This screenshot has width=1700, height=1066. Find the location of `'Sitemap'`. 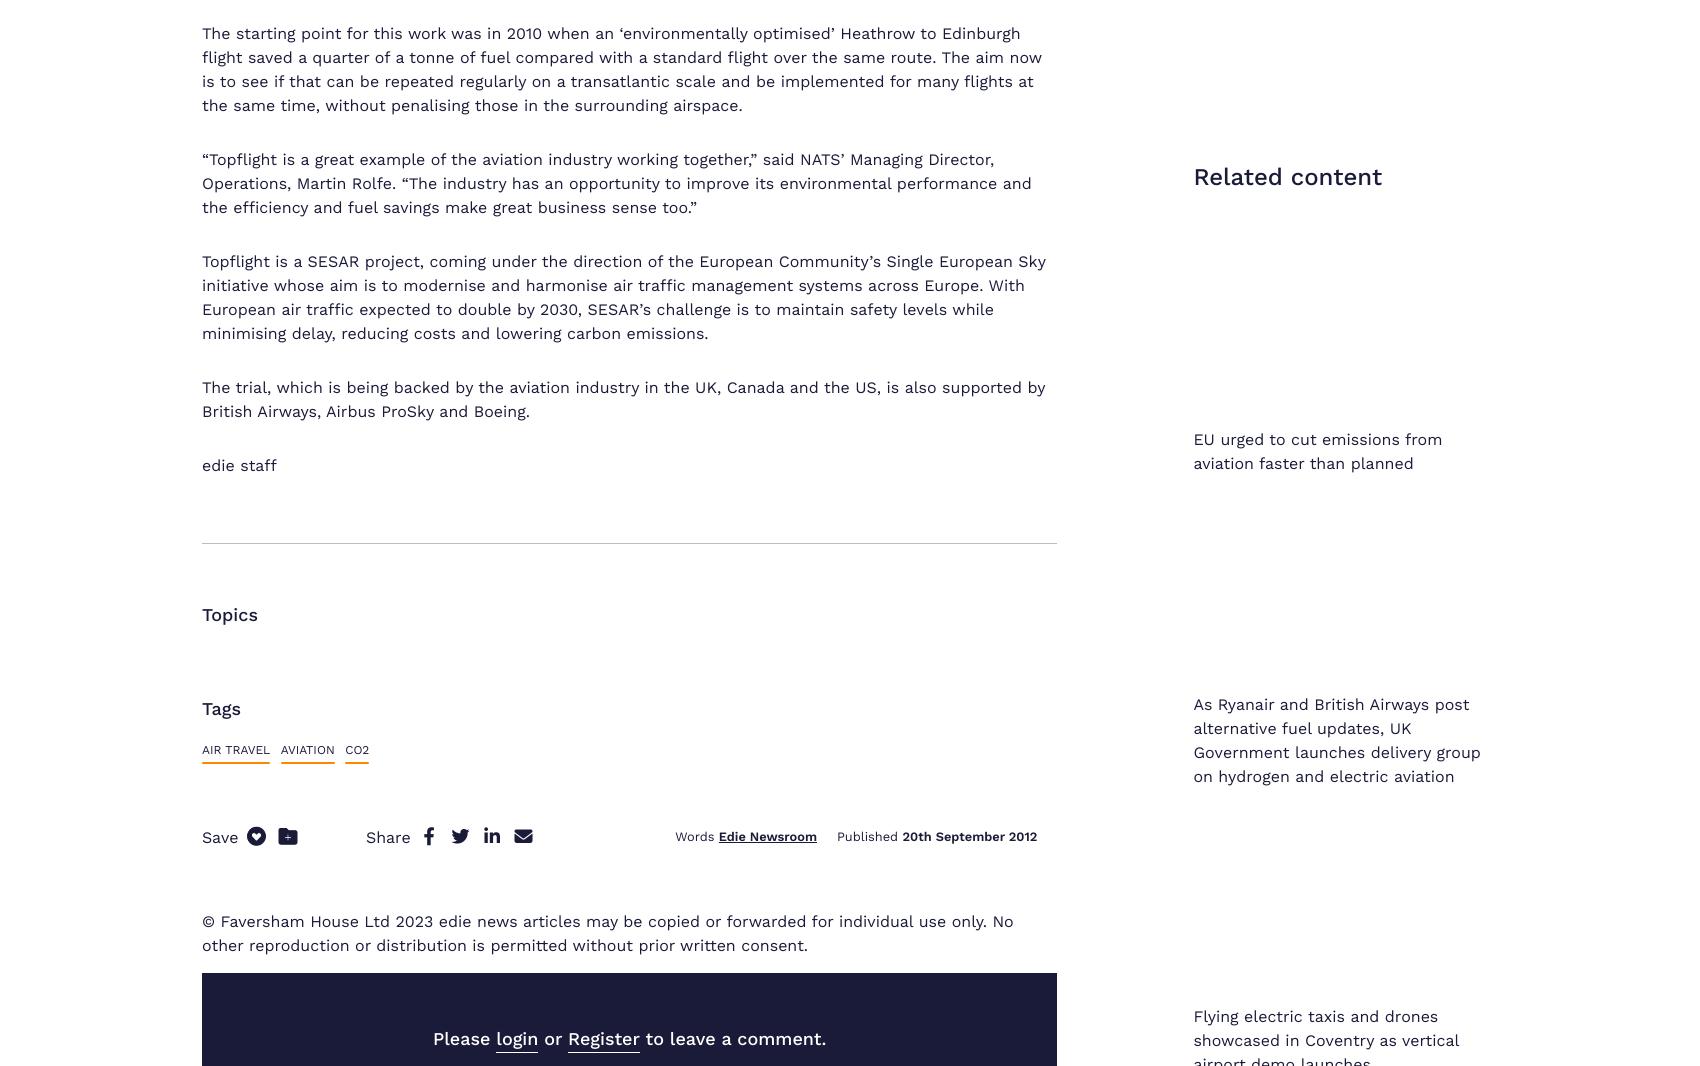

'Sitemap' is located at coordinates (233, 751).